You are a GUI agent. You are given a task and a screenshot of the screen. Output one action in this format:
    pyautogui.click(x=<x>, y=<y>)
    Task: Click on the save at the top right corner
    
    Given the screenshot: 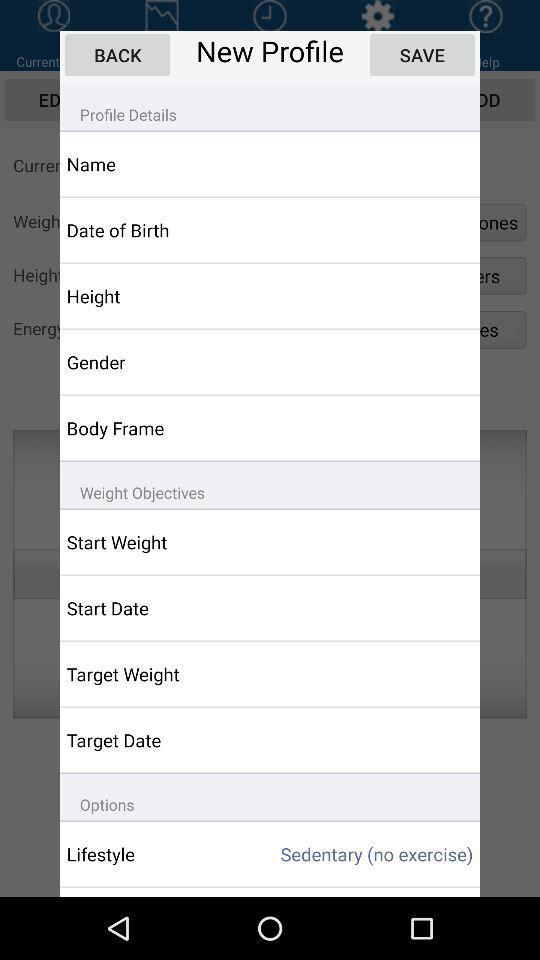 What is the action you would take?
    pyautogui.click(x=421, y=54)
    